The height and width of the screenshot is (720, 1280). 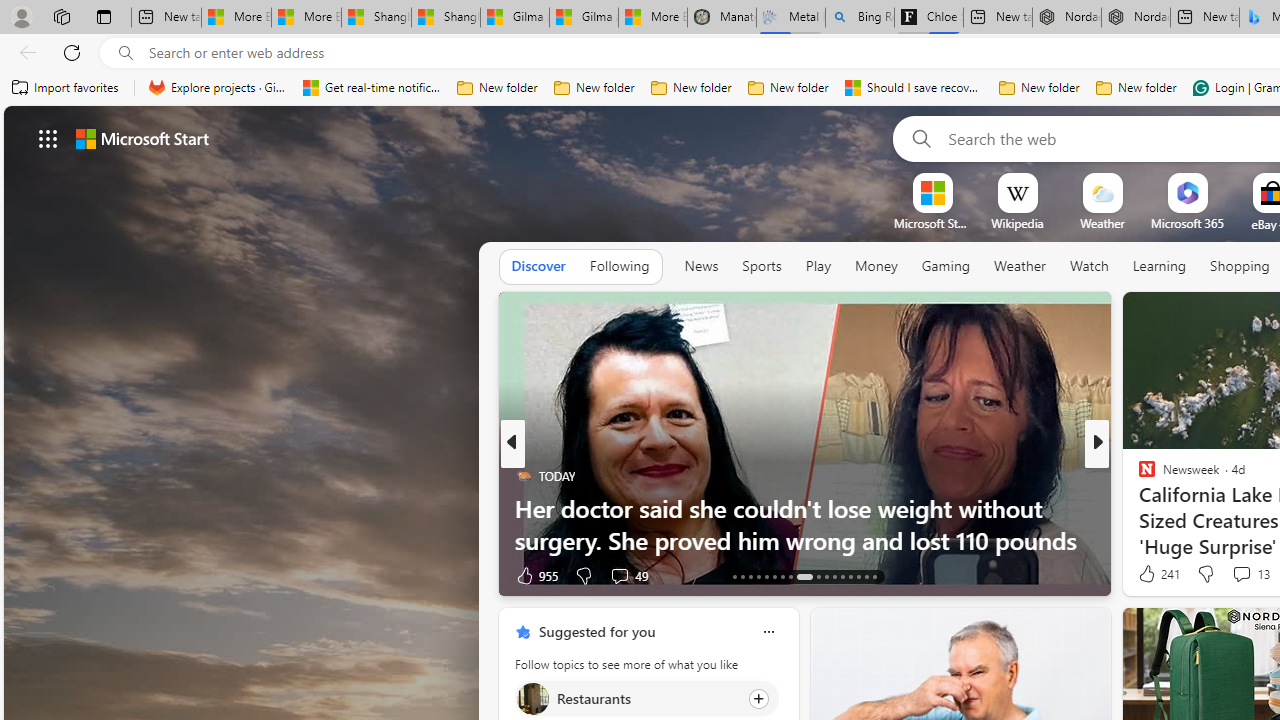 I want to click on 'USA TODAY College Sports Wire', so click(x=1138, y=475).